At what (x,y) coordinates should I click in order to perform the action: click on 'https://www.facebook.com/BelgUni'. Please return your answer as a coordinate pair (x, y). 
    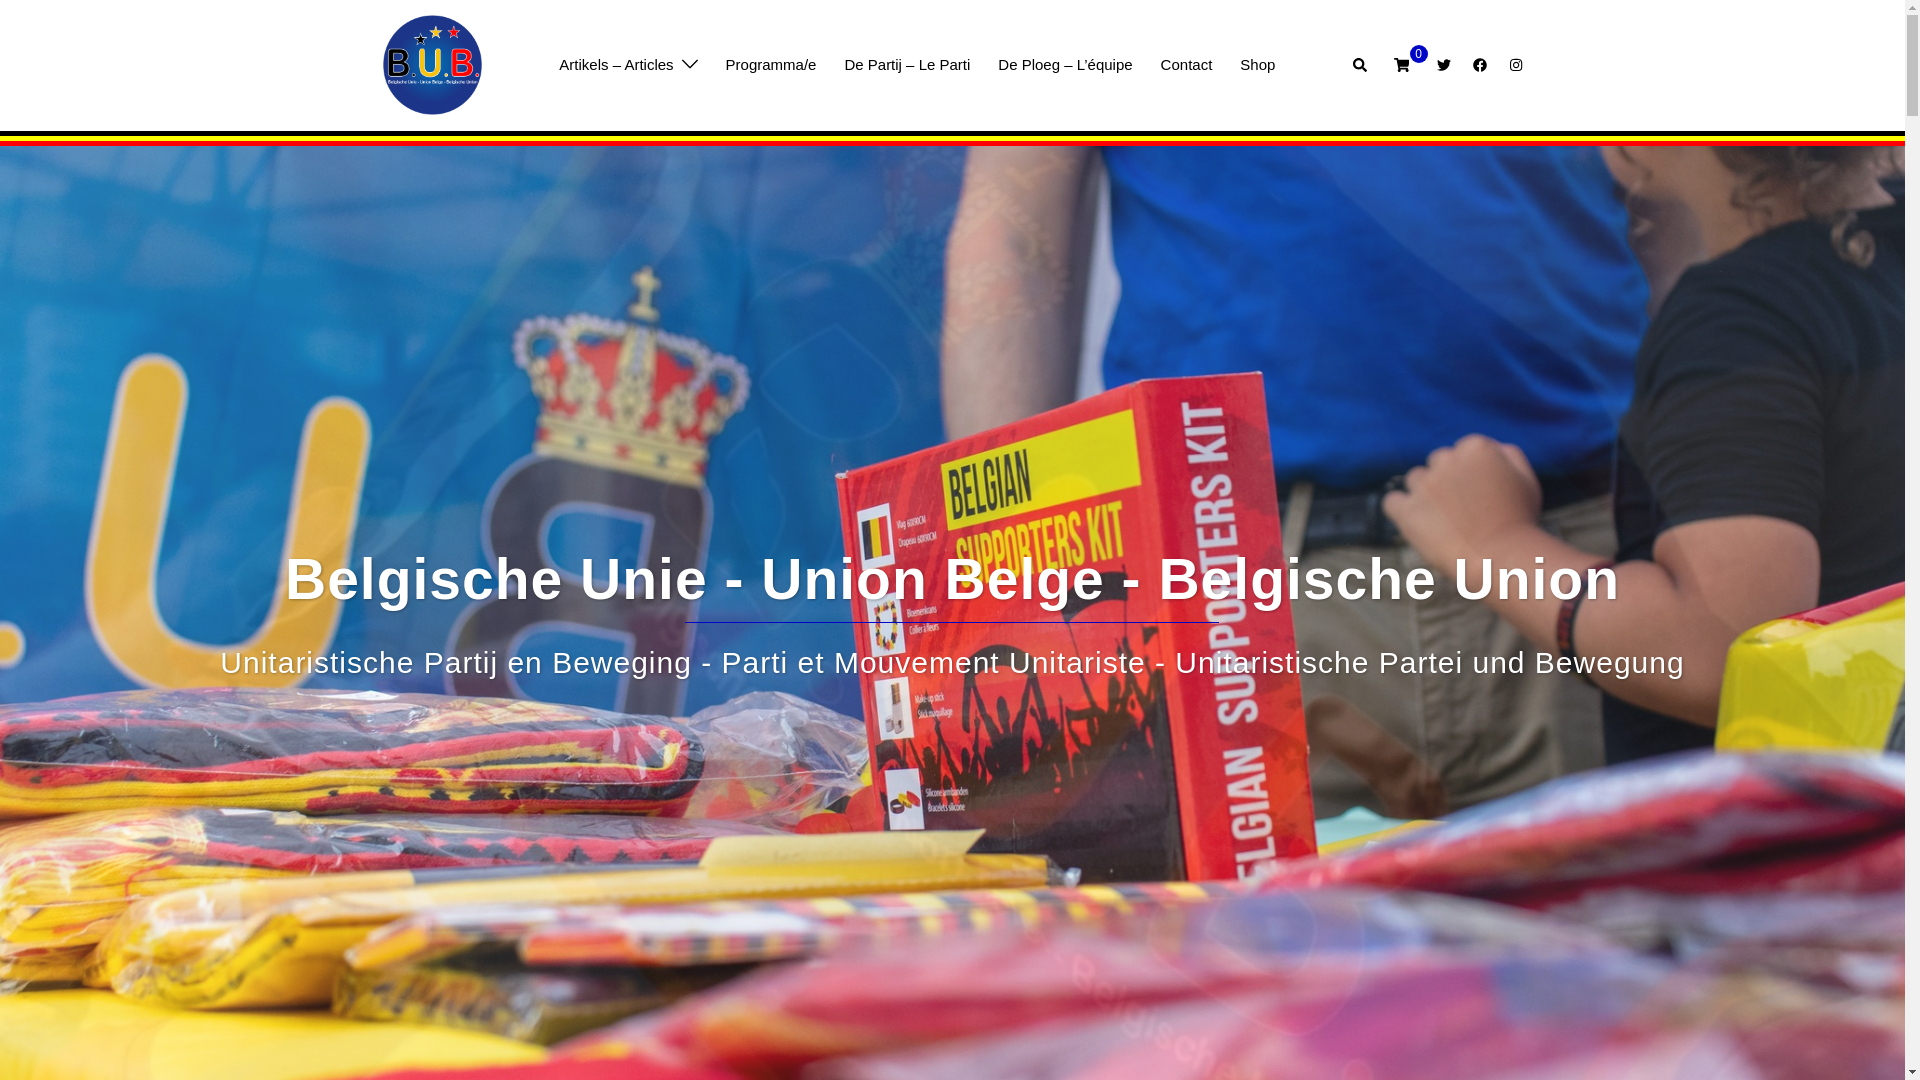
    Looking at the image, I should click on (1478, 62).